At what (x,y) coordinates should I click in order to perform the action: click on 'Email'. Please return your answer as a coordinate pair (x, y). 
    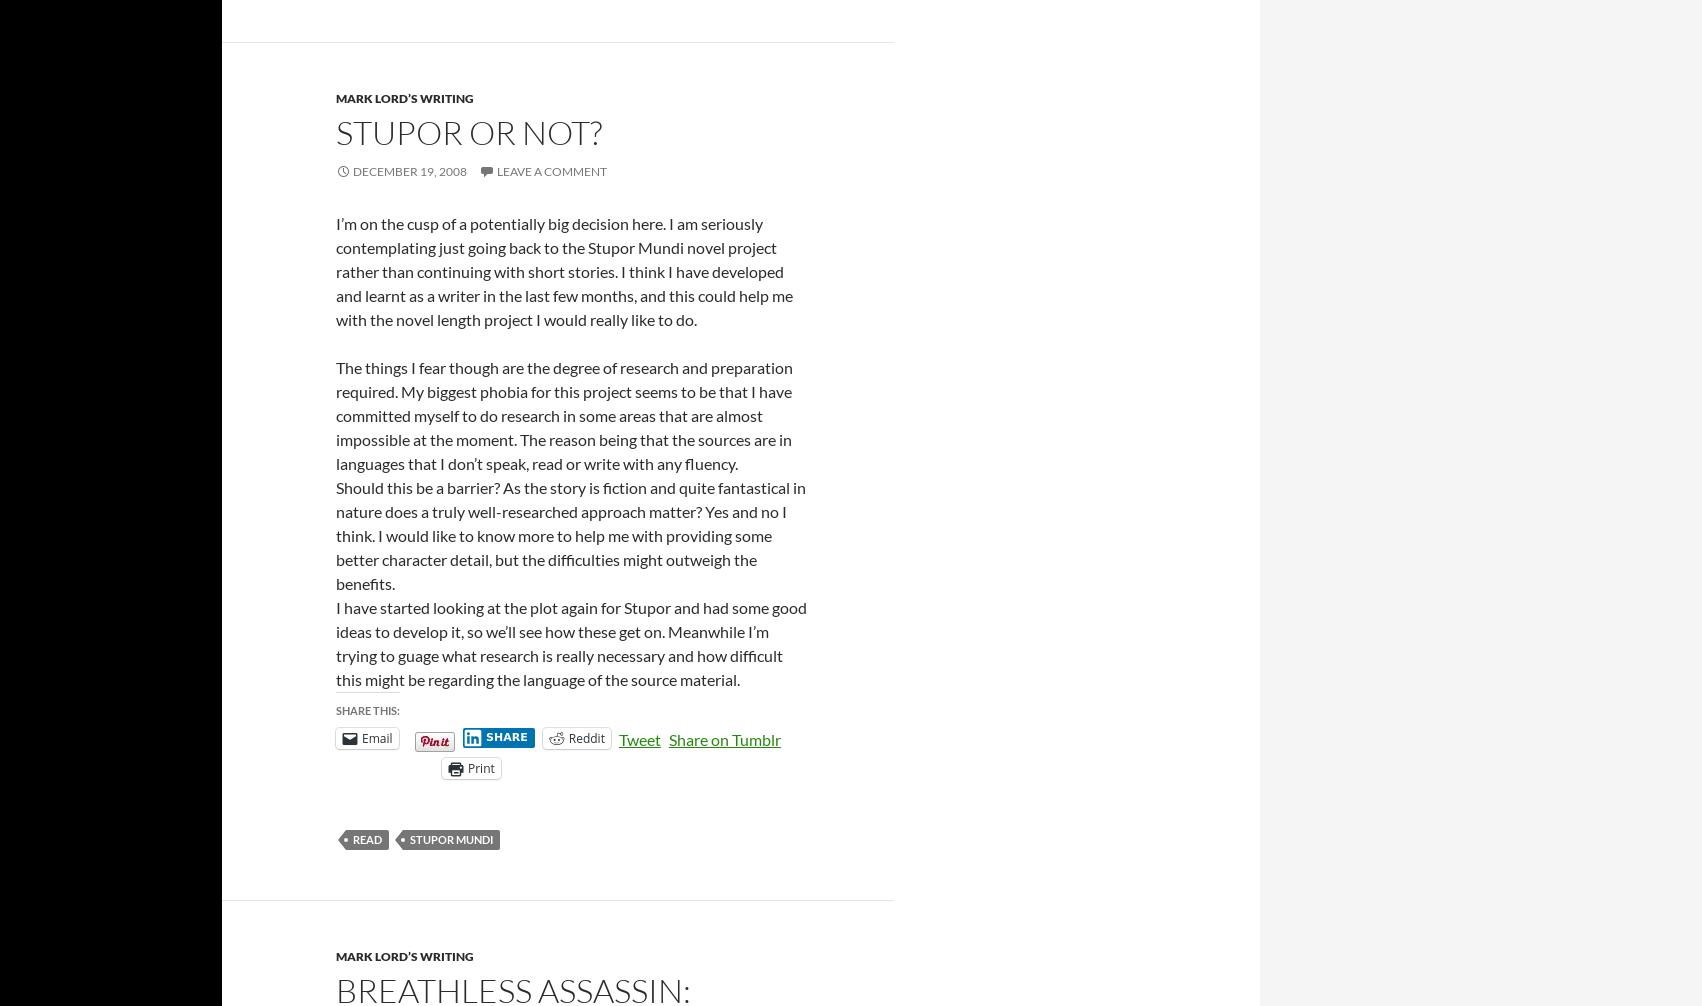
    Looking at the image, I should click on (362, 737).